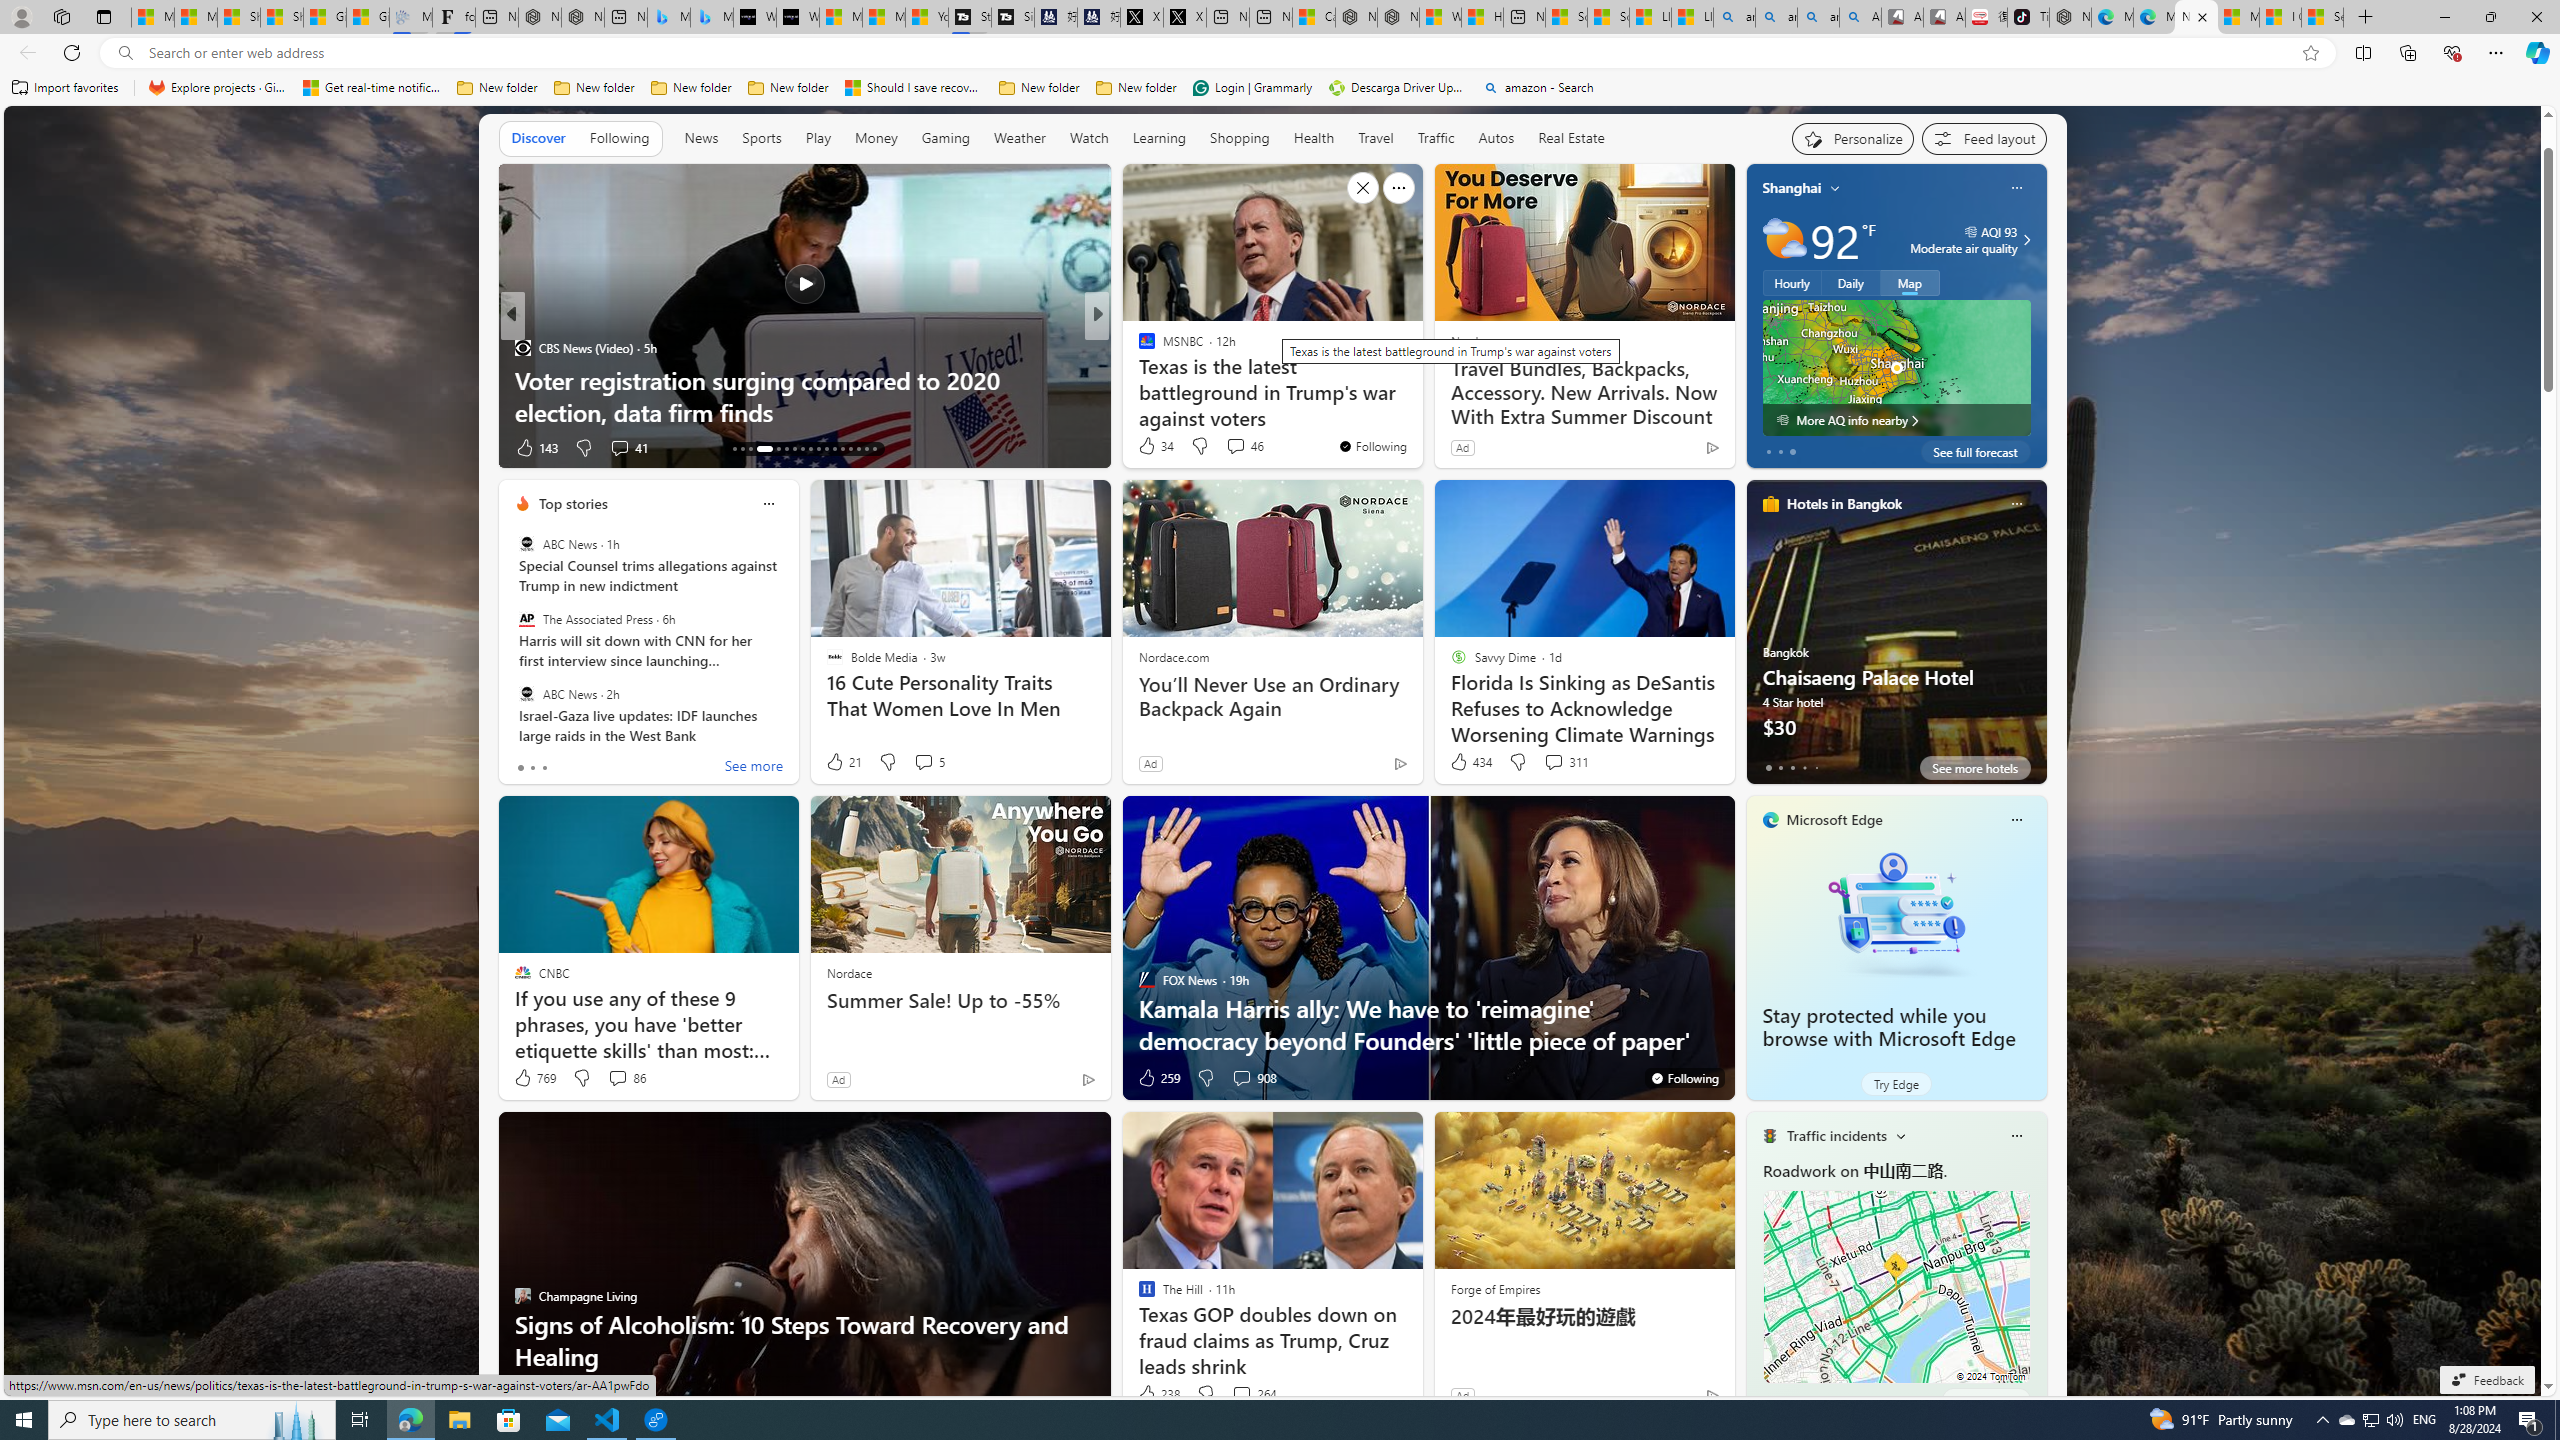 The width and height of the screenshot is (2560, 1440). Describe the element at coordinates (1240, 447) in the screenshot. I see `'View comments 6 Comment'` at that location.